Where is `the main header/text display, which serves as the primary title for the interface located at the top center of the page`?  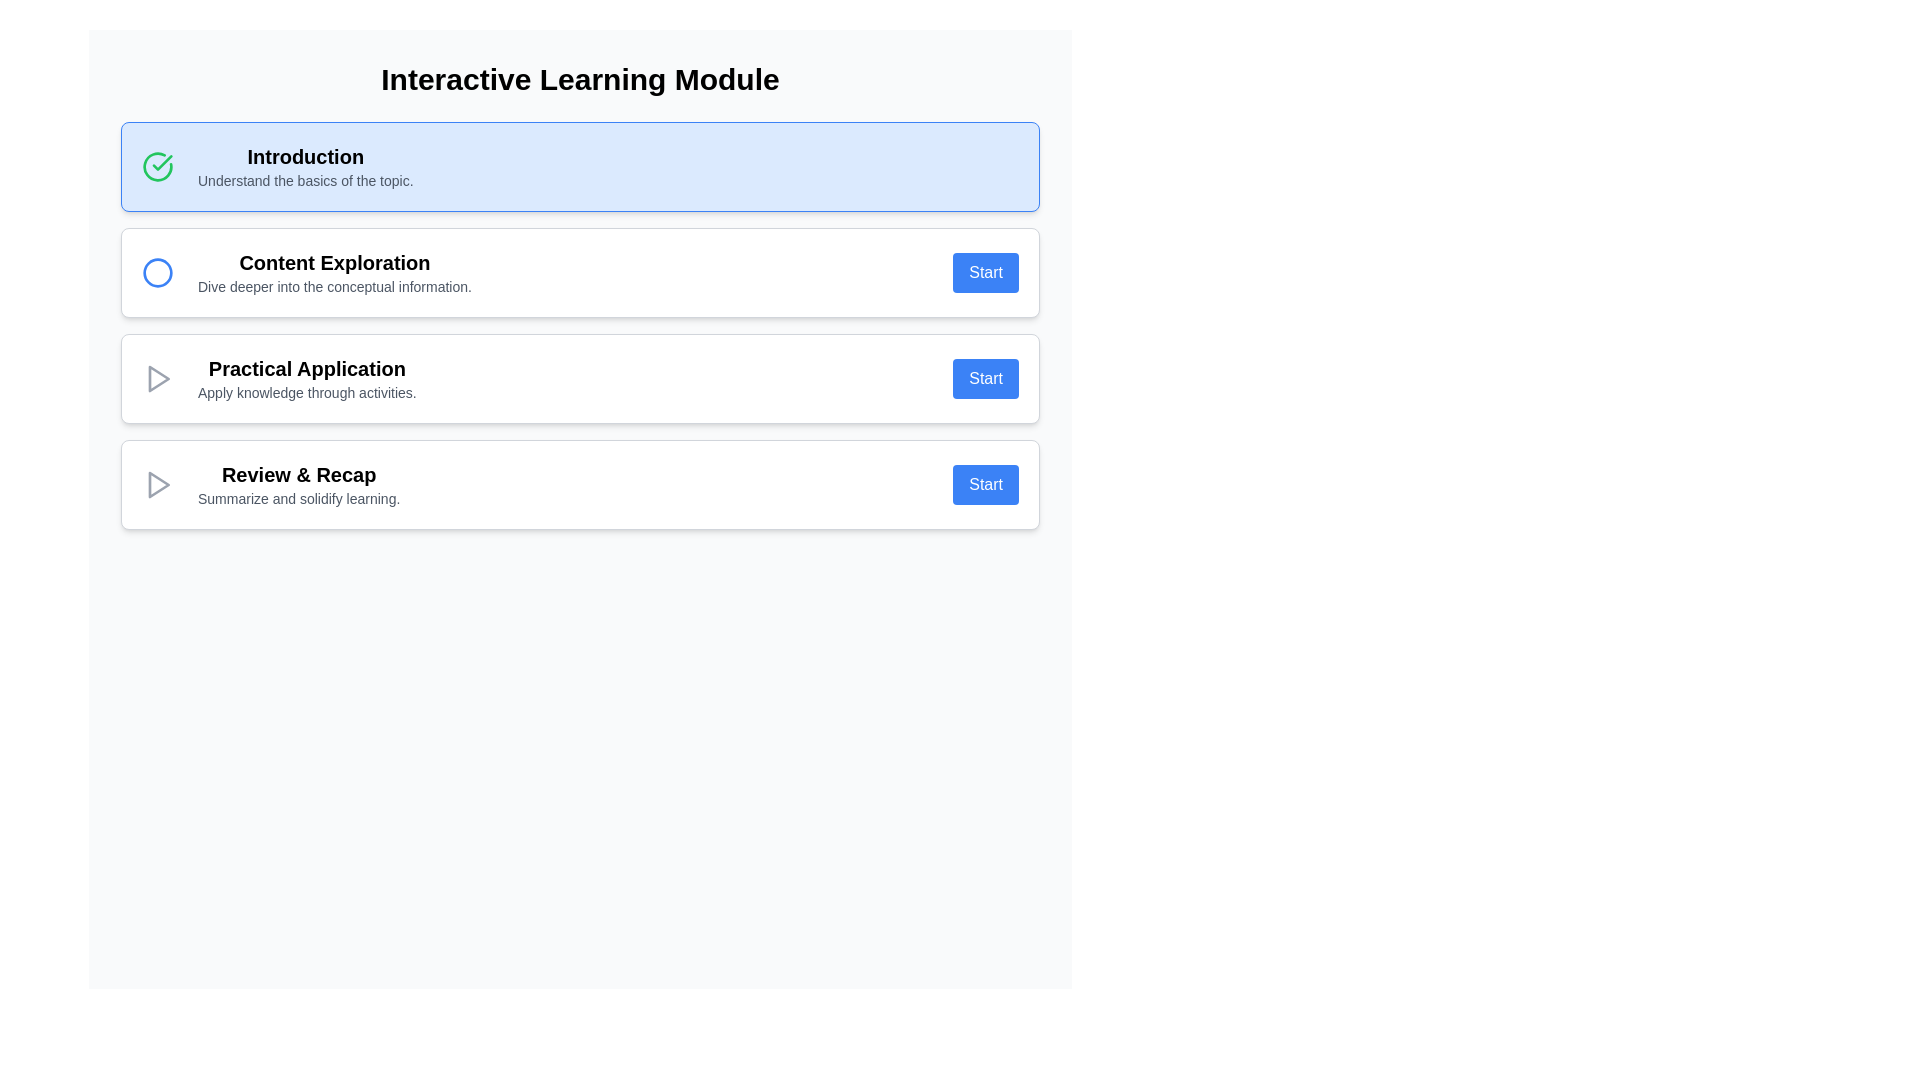
the main header/text display, which serves as the primary title for the interface located at the top center of the page is located at coordinates (579, 79).